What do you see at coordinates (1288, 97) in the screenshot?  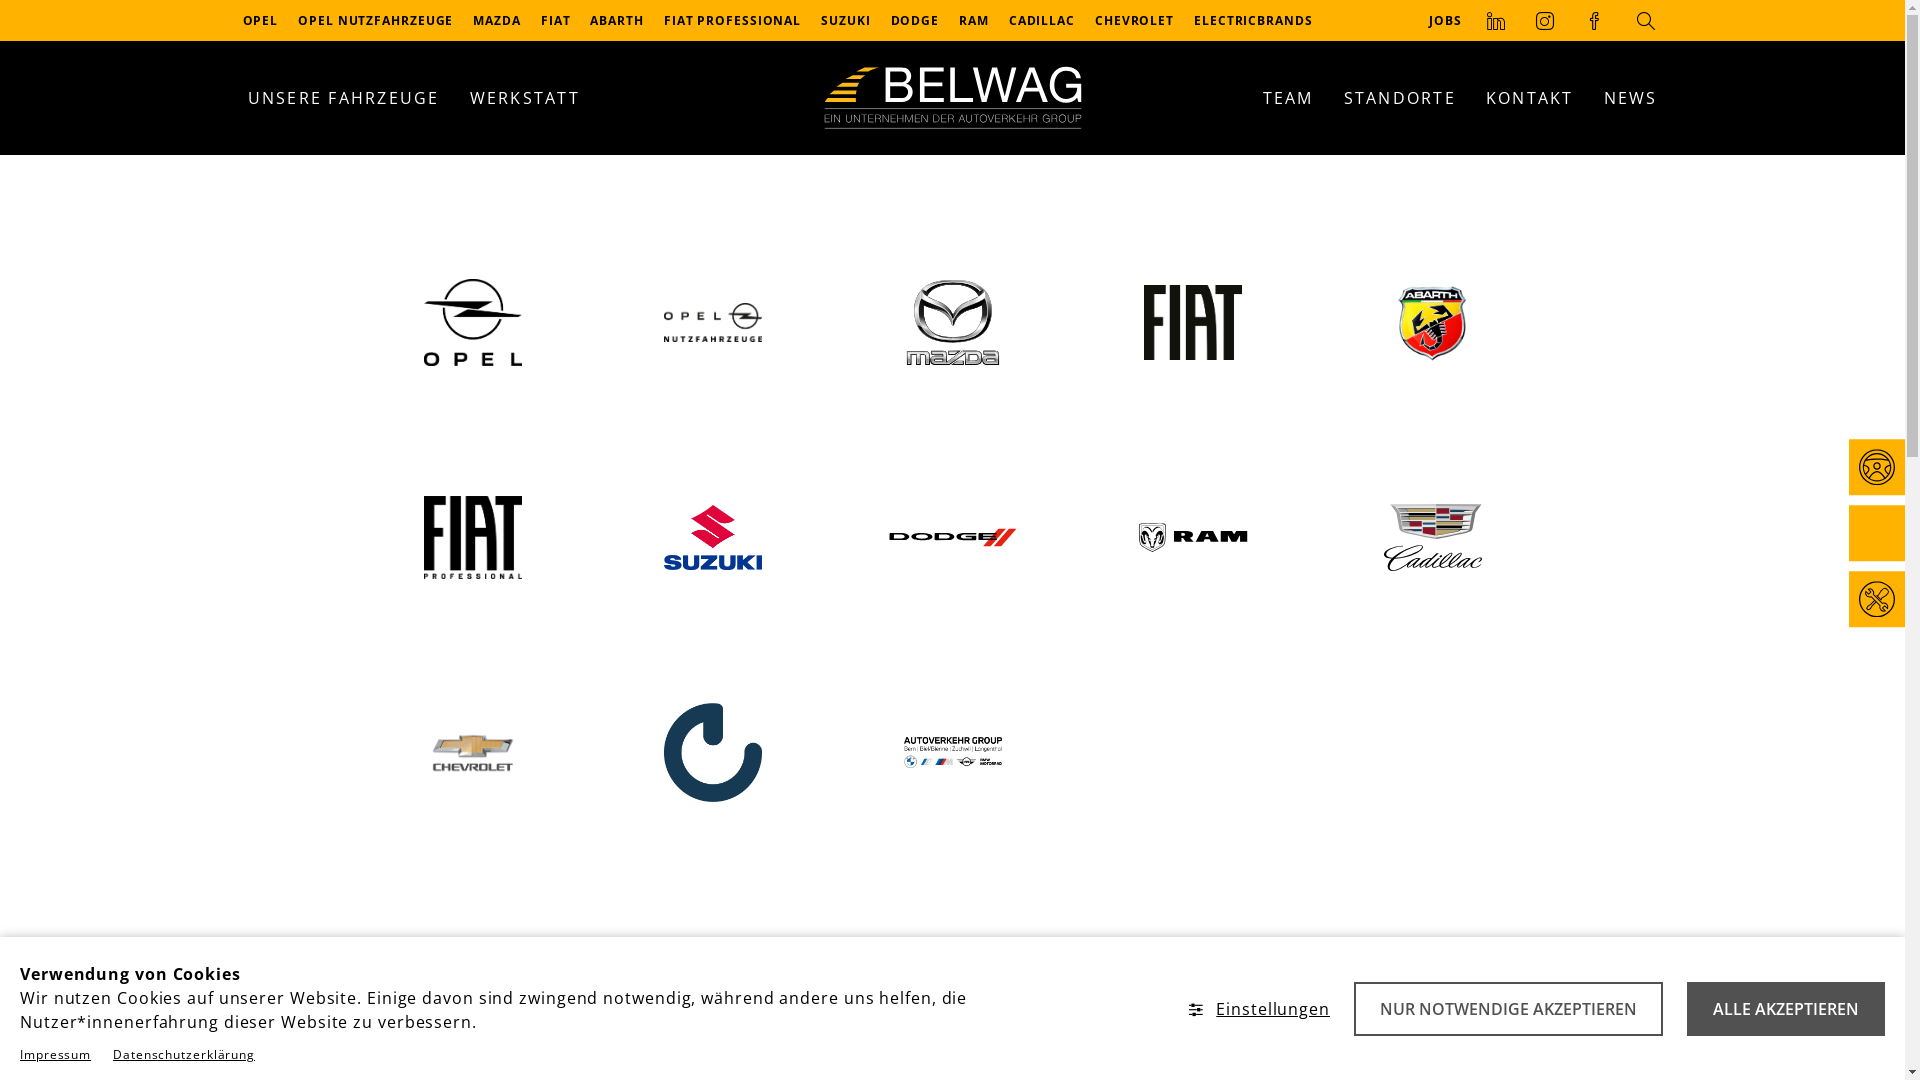 I see `'TEAM'` at bounding box center [1288, 97].